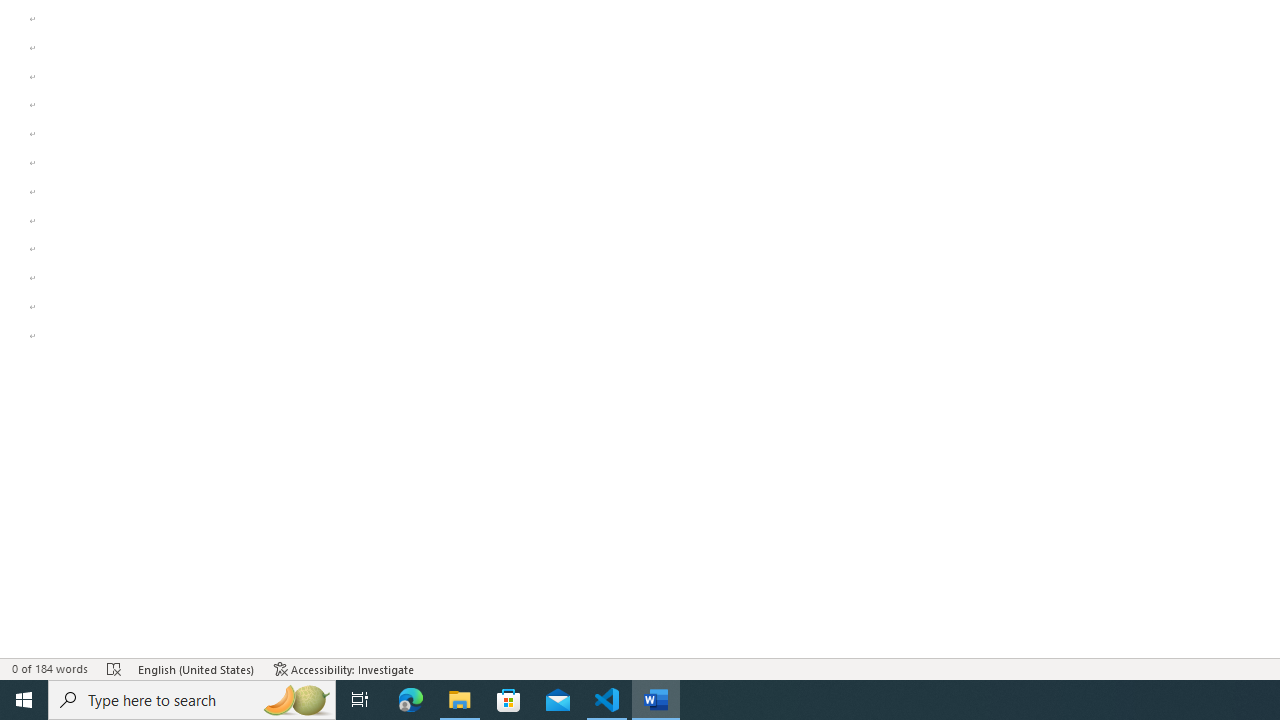  I want to click on 'Microsoft Edge', so click(410, 698).